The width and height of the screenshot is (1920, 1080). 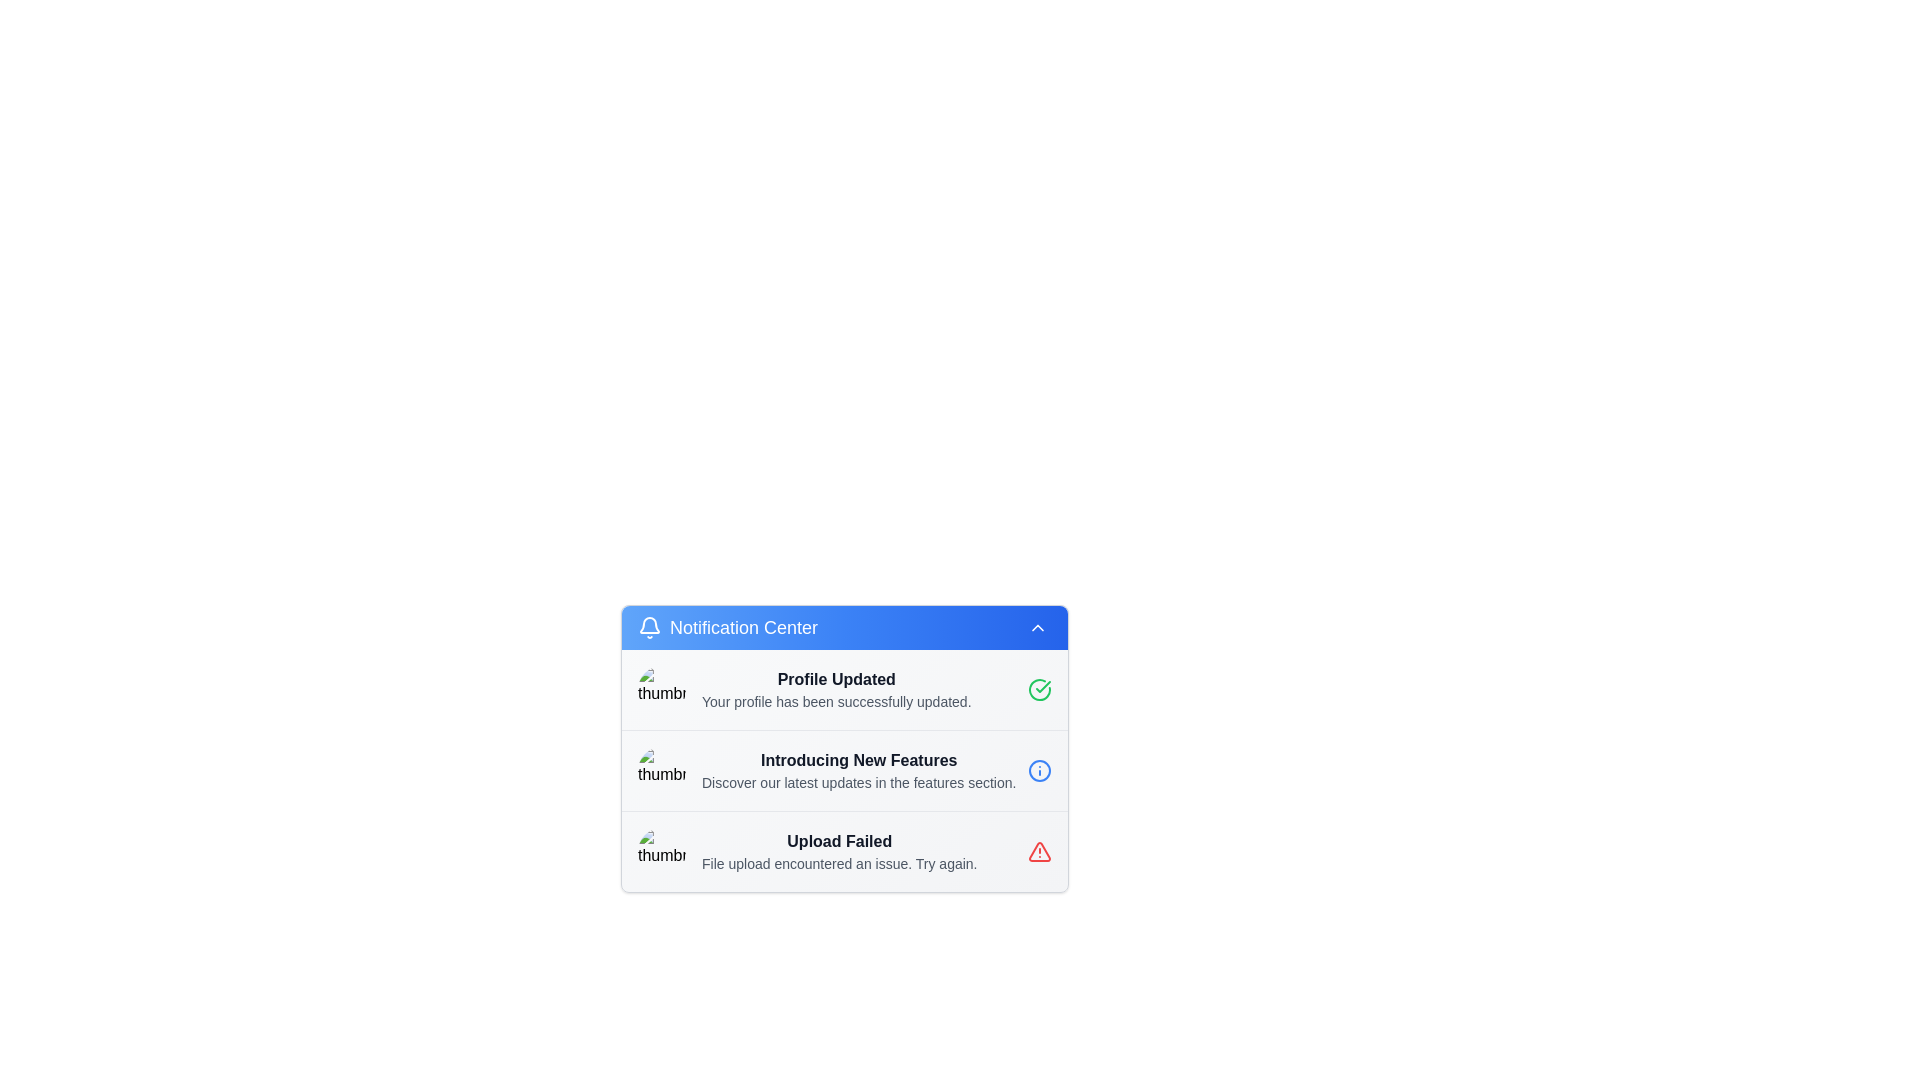 I want to click on detailed text content that provides clarification about the notification status of 'Upload Failed' and suggests retrying the file upload, so click(x=839, y=863).